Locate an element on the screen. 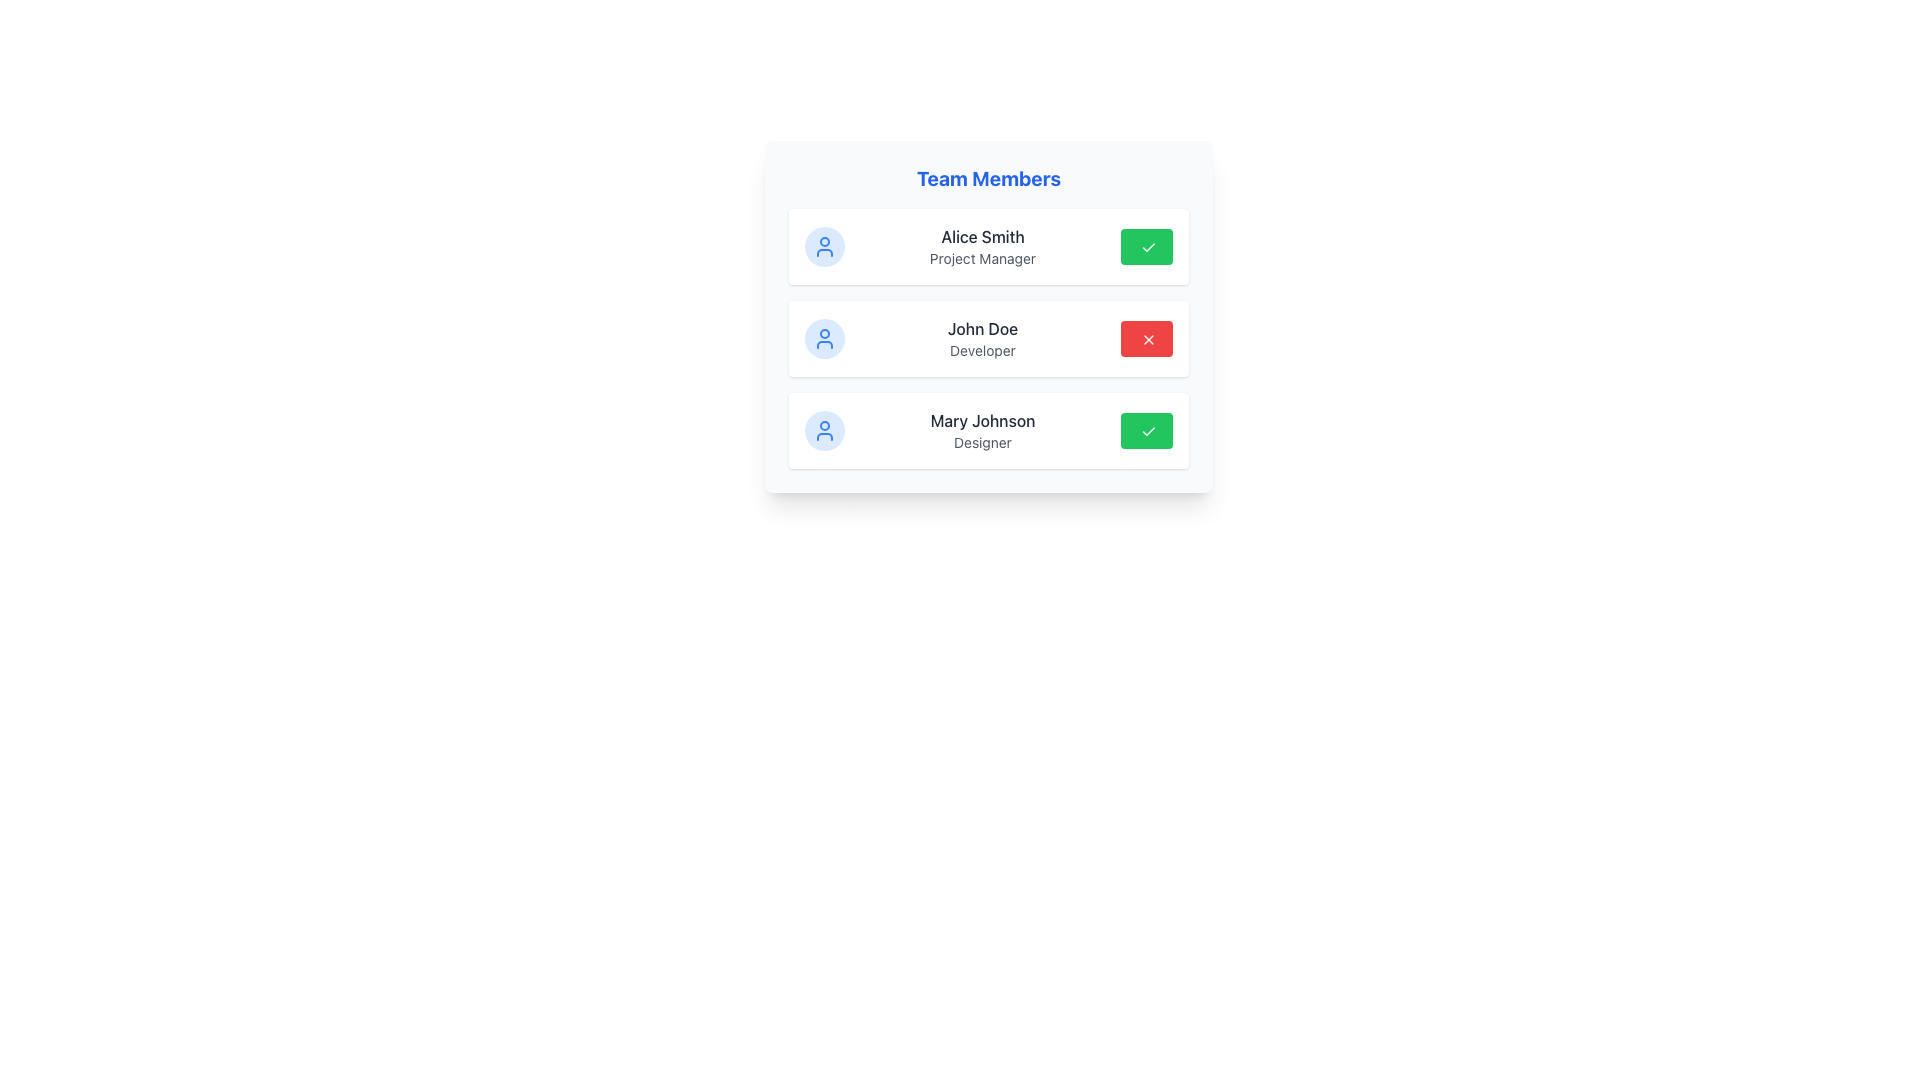 The height and width of the screenshot is (1080, 1920). the Text label displaying the name of the individual represented by the card, which is located at the top of the first card under the 'Team Members' heading, aligned horizontally with a circular icon and an action button is located at coordinates (983, 235).